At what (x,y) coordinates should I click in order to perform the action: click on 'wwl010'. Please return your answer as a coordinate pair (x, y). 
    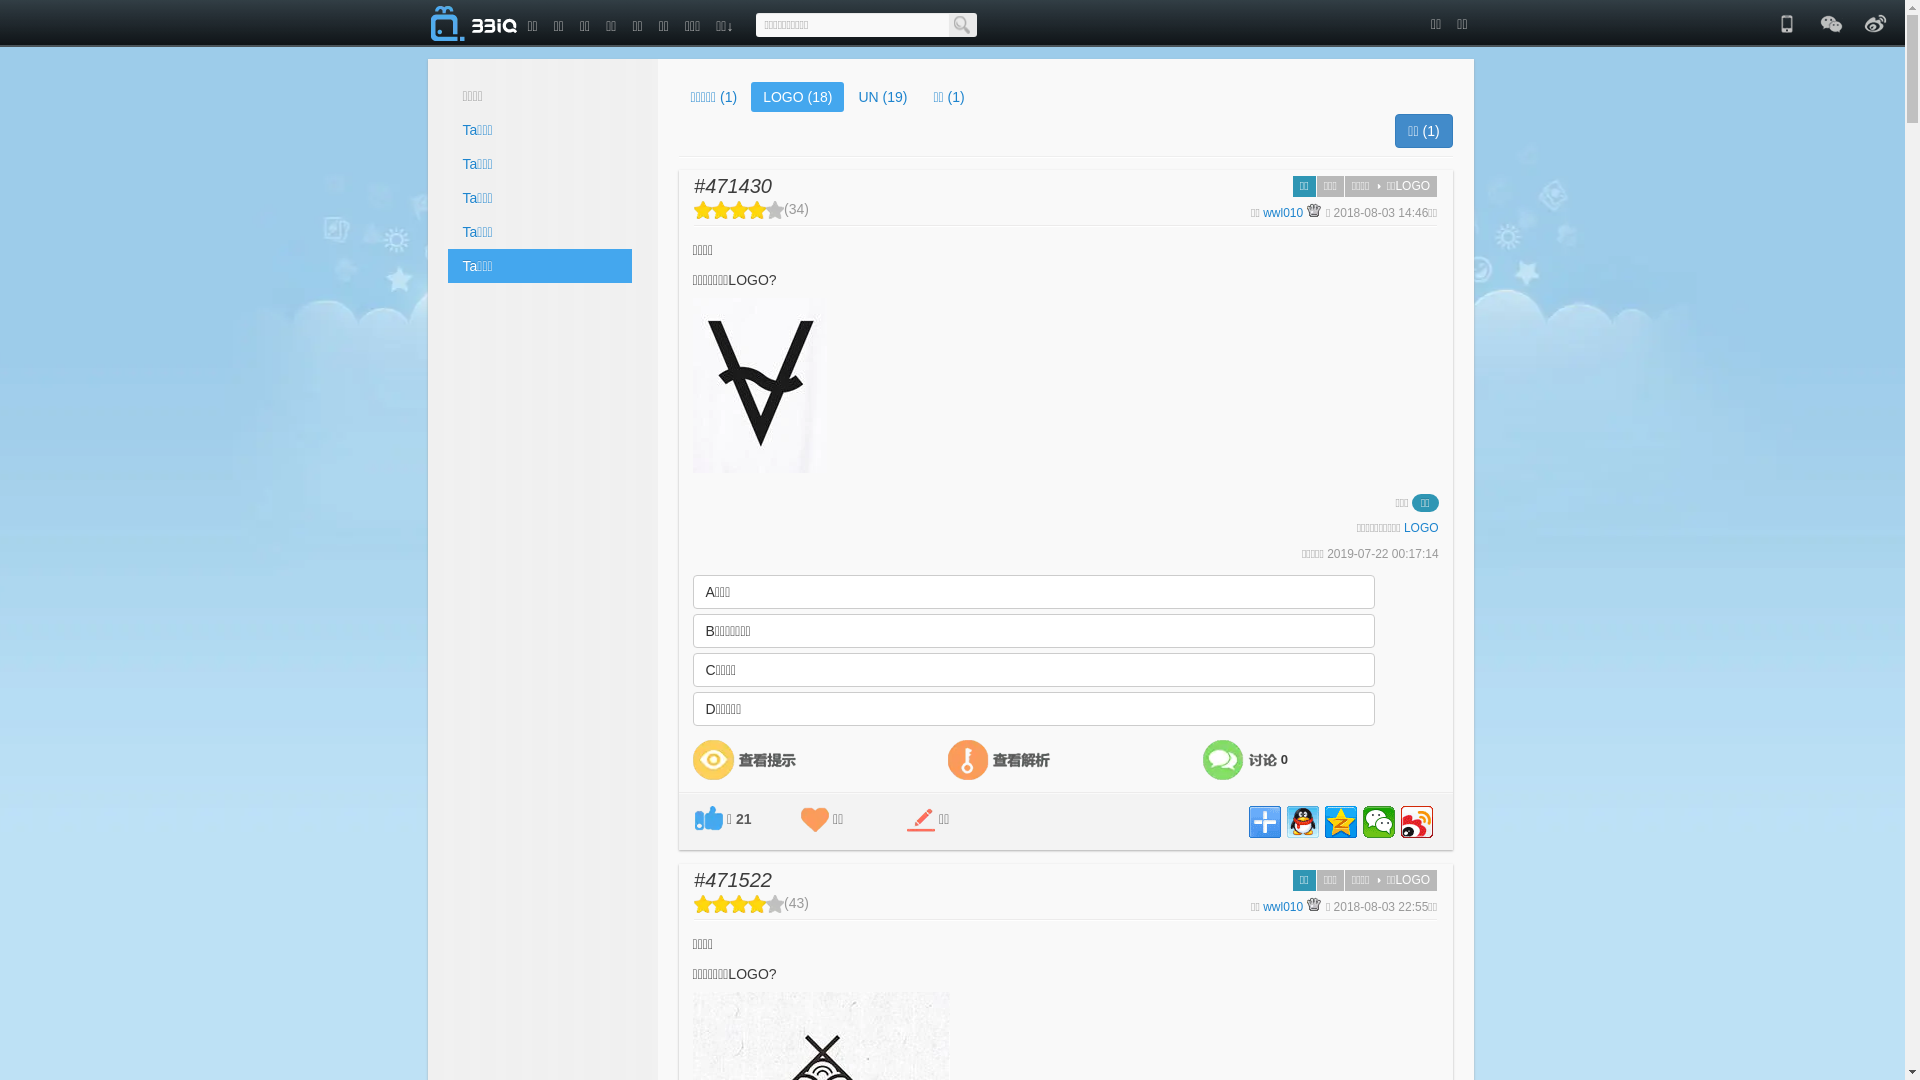
    Looking at the image, I should click on (1282, 212).